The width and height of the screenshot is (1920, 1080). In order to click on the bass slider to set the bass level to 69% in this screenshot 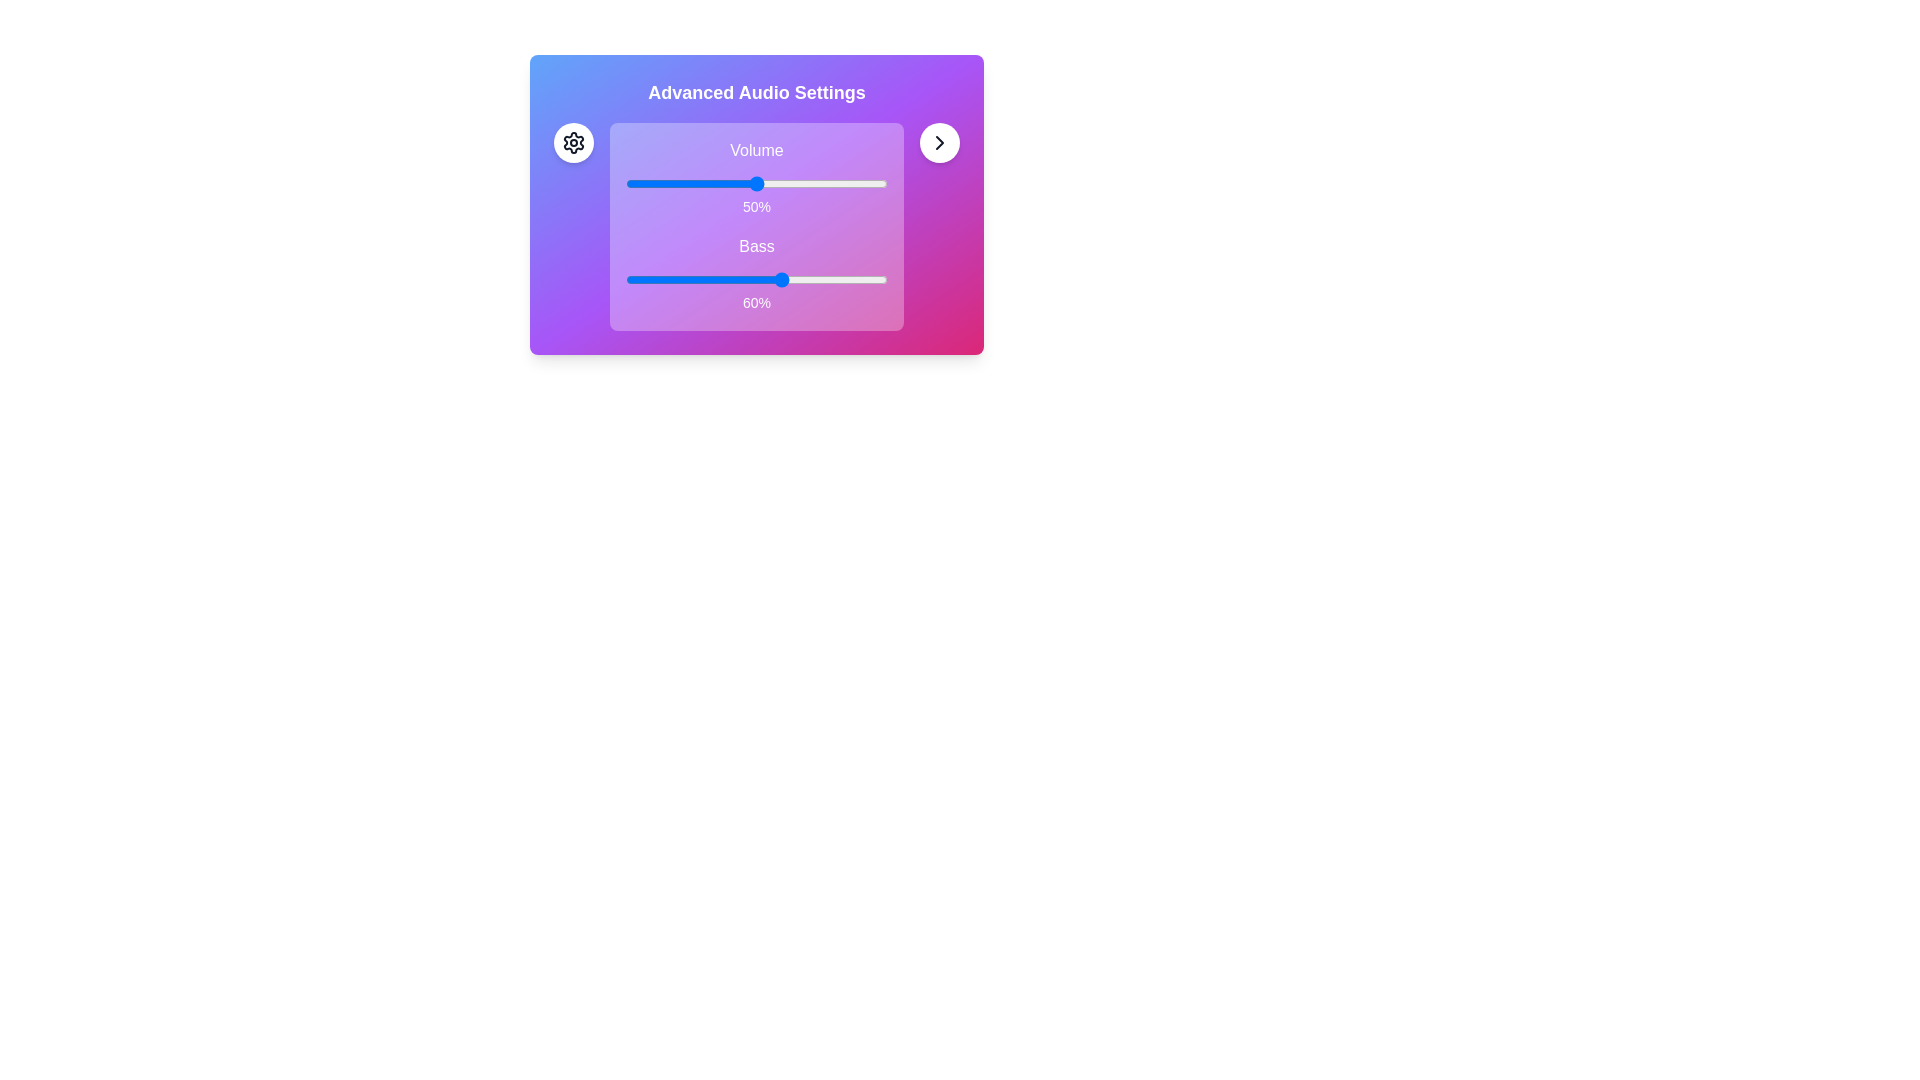, I will do `click(806, 280)`.